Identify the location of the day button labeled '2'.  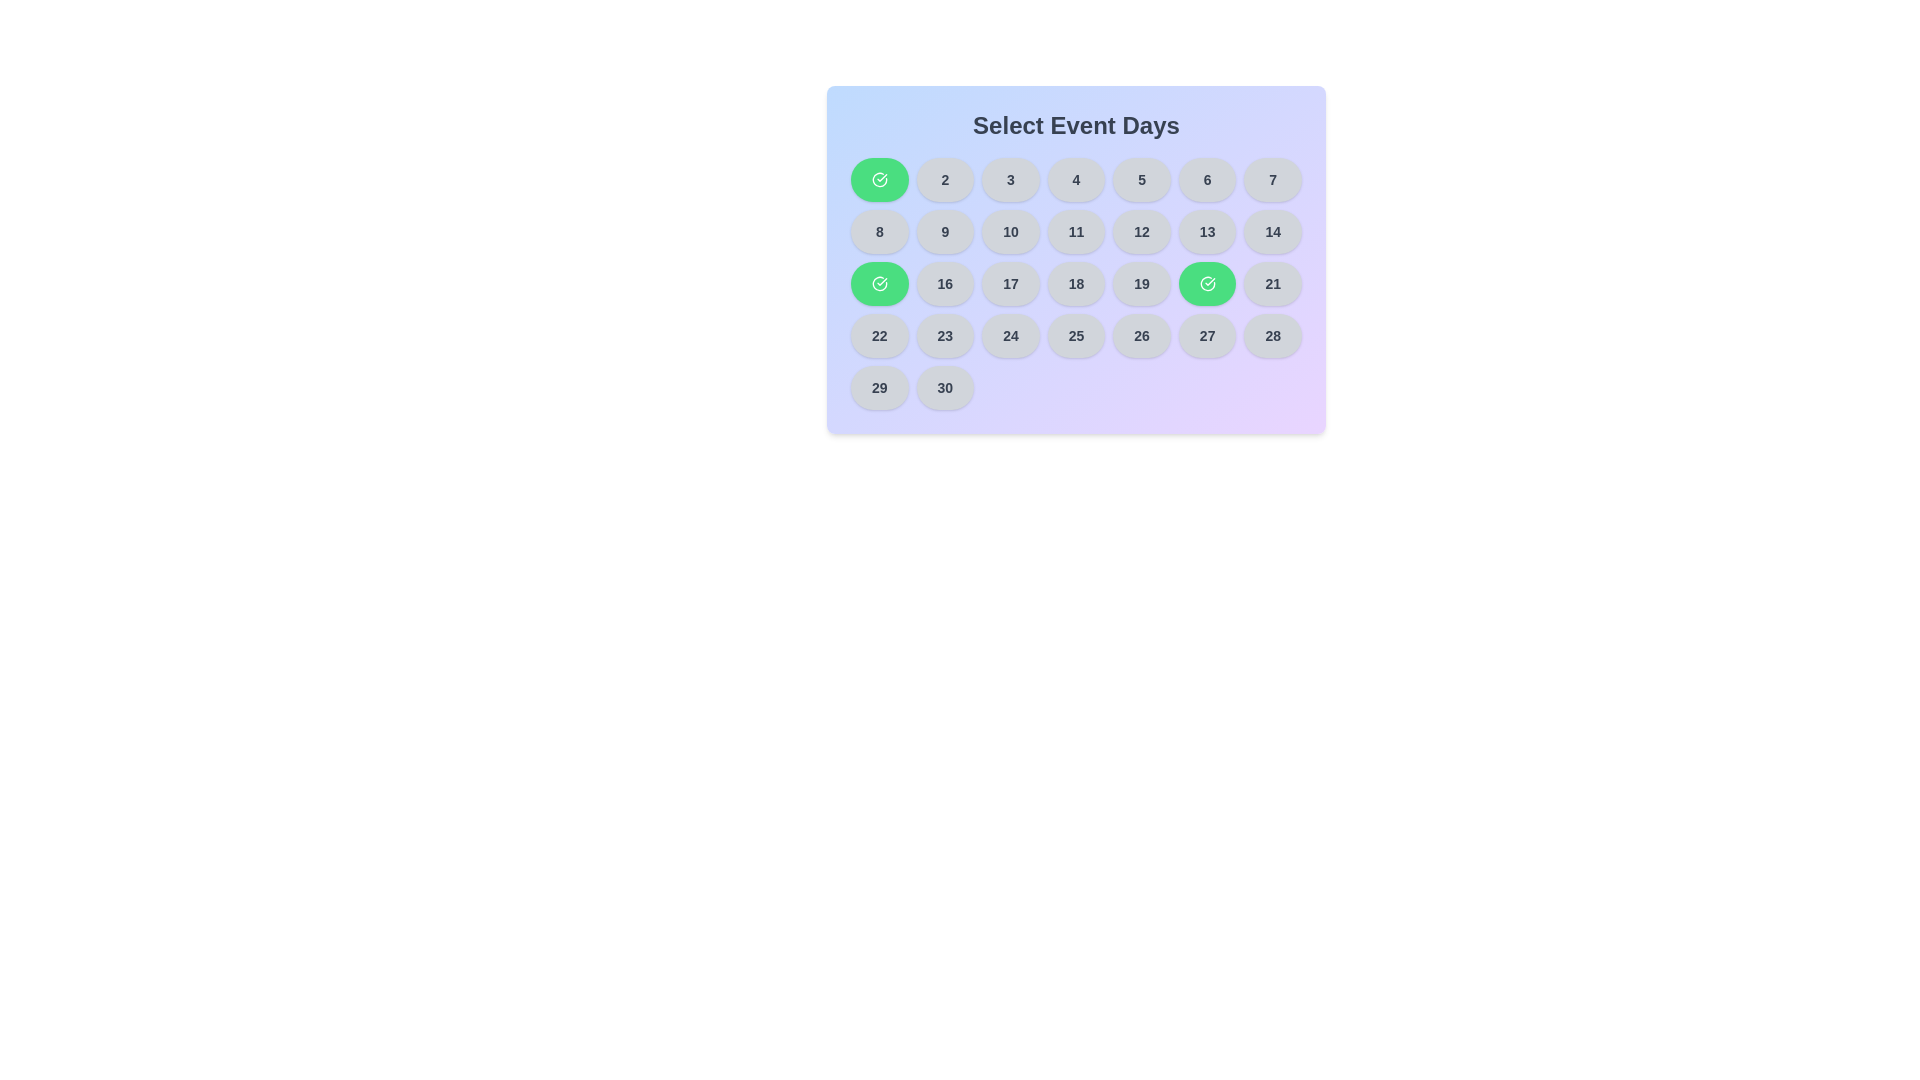
(944, 180).